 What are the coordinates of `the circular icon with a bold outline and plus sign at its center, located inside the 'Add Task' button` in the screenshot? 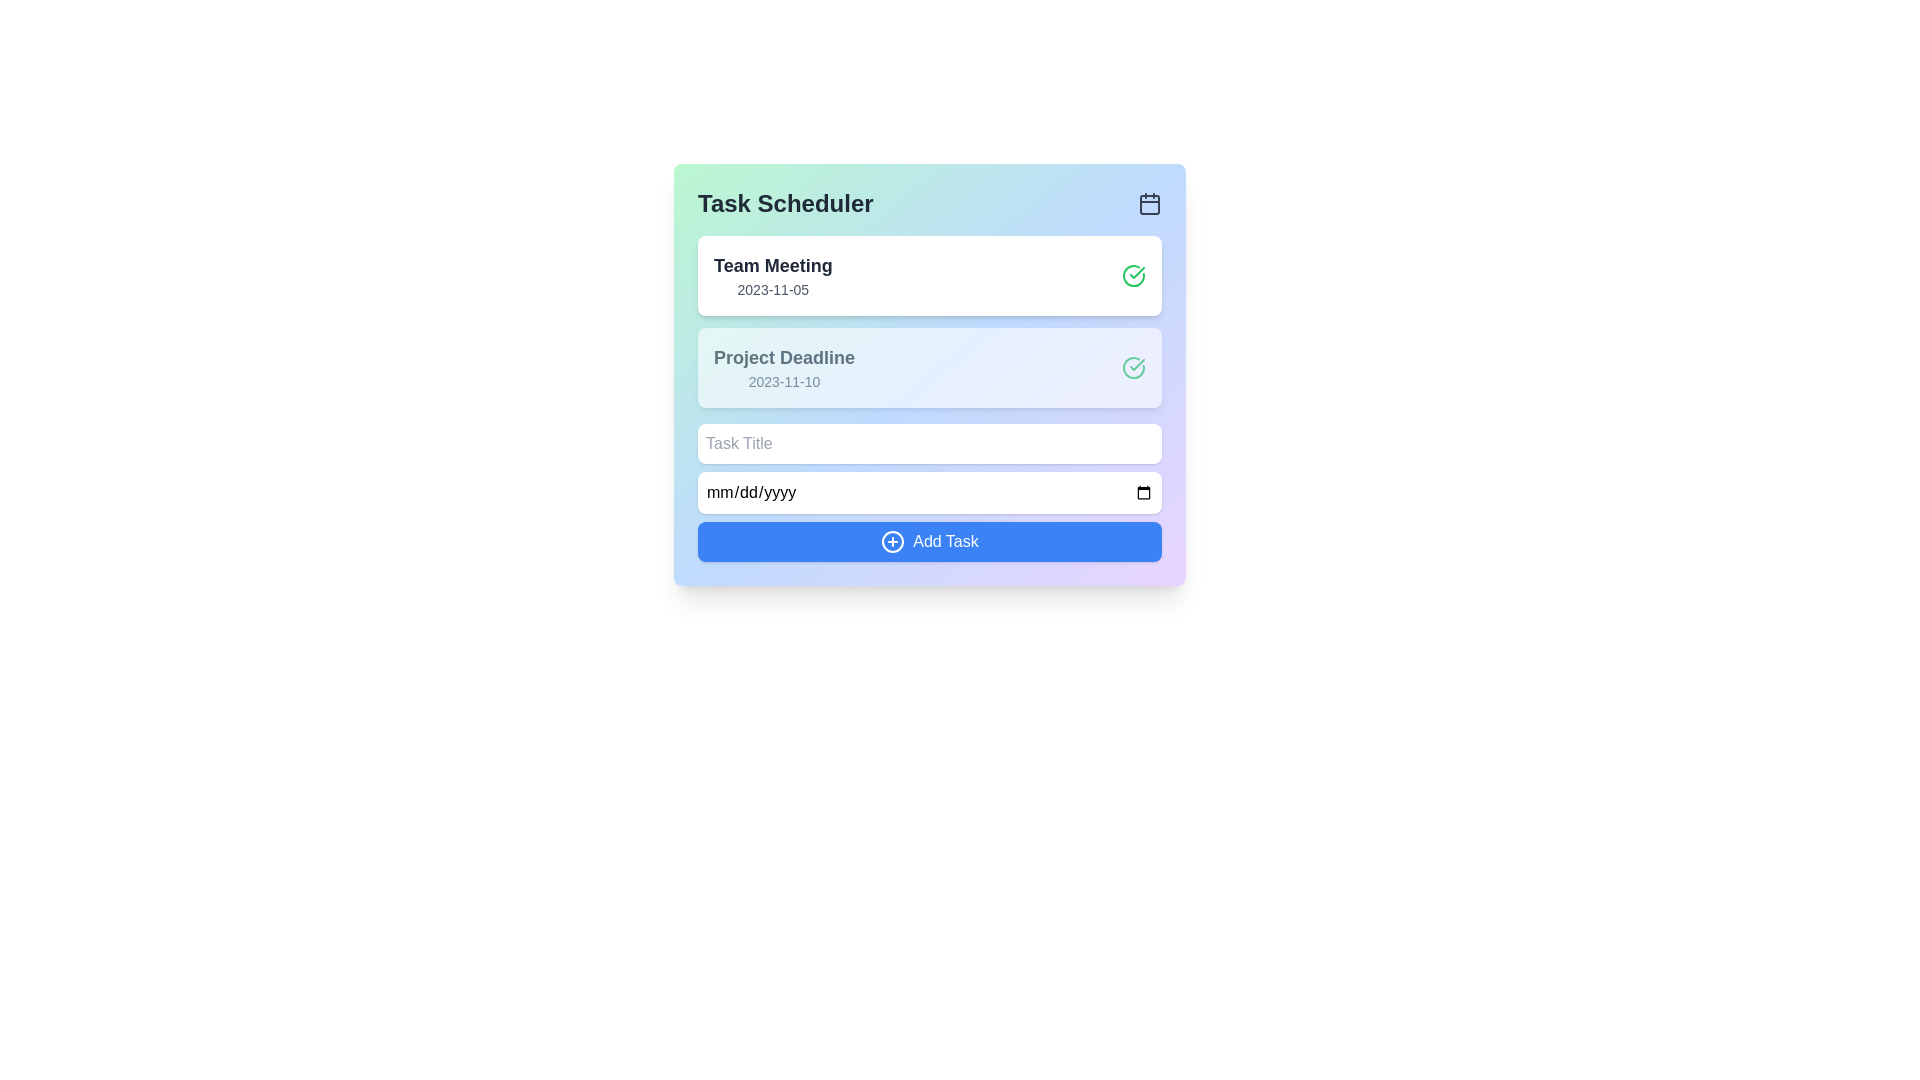 It's located at (892, 542).